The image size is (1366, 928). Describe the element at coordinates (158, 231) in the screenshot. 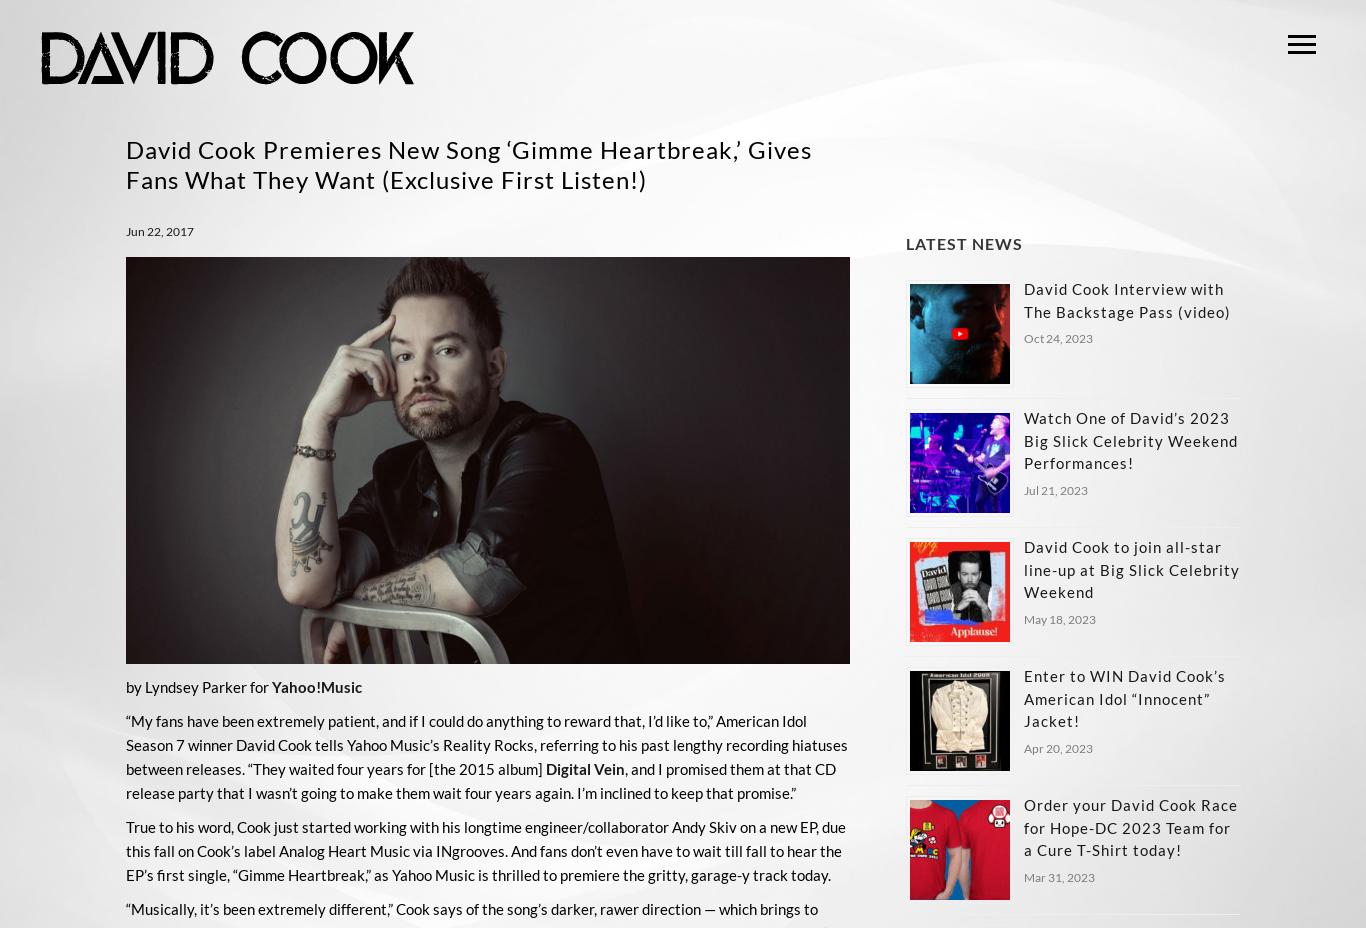

I see `'Jun 22, 2017'` at that location.